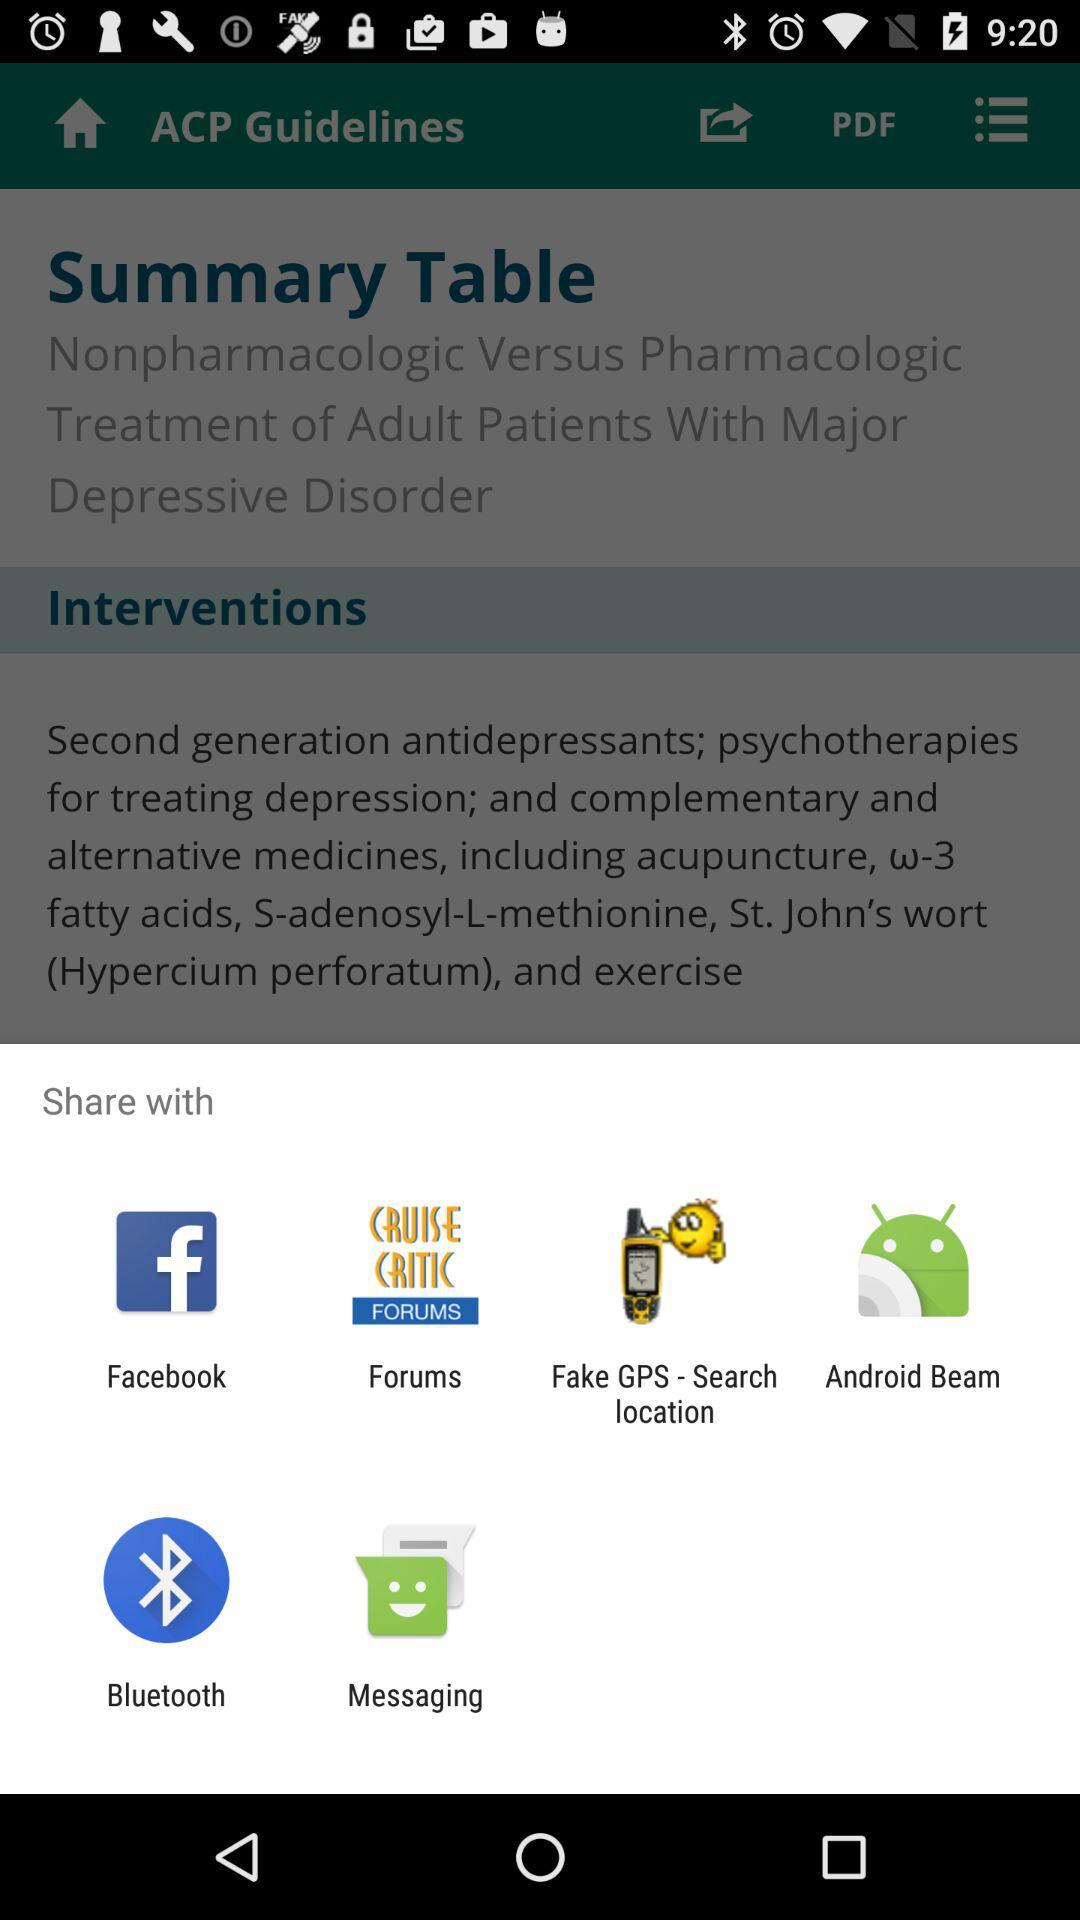 This screenshot has height=1920, width=1080. What do you see at coordinates (165, 1392) in the screenshot?
I see `facebook` at bounding box center [165, 1392].